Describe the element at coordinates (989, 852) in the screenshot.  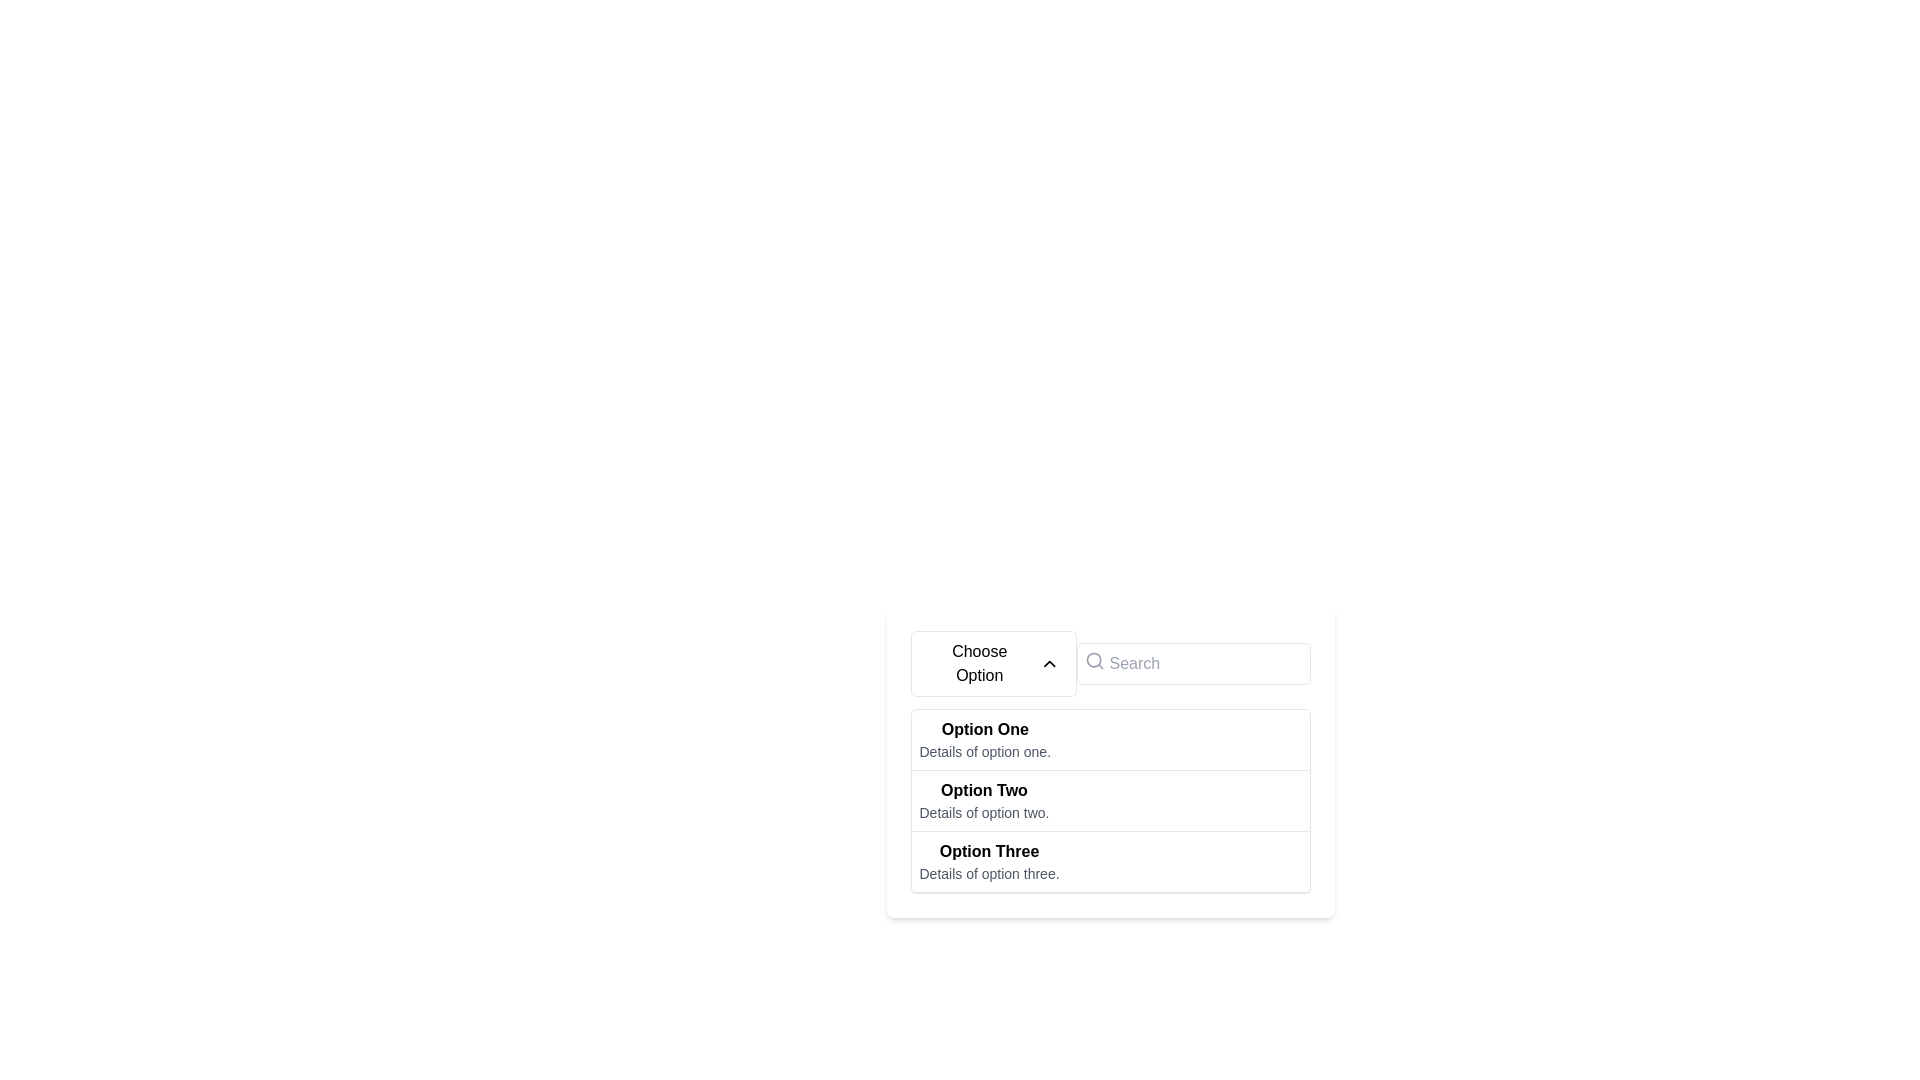
I see `the bold text label reading 'Option Three'` at that location.